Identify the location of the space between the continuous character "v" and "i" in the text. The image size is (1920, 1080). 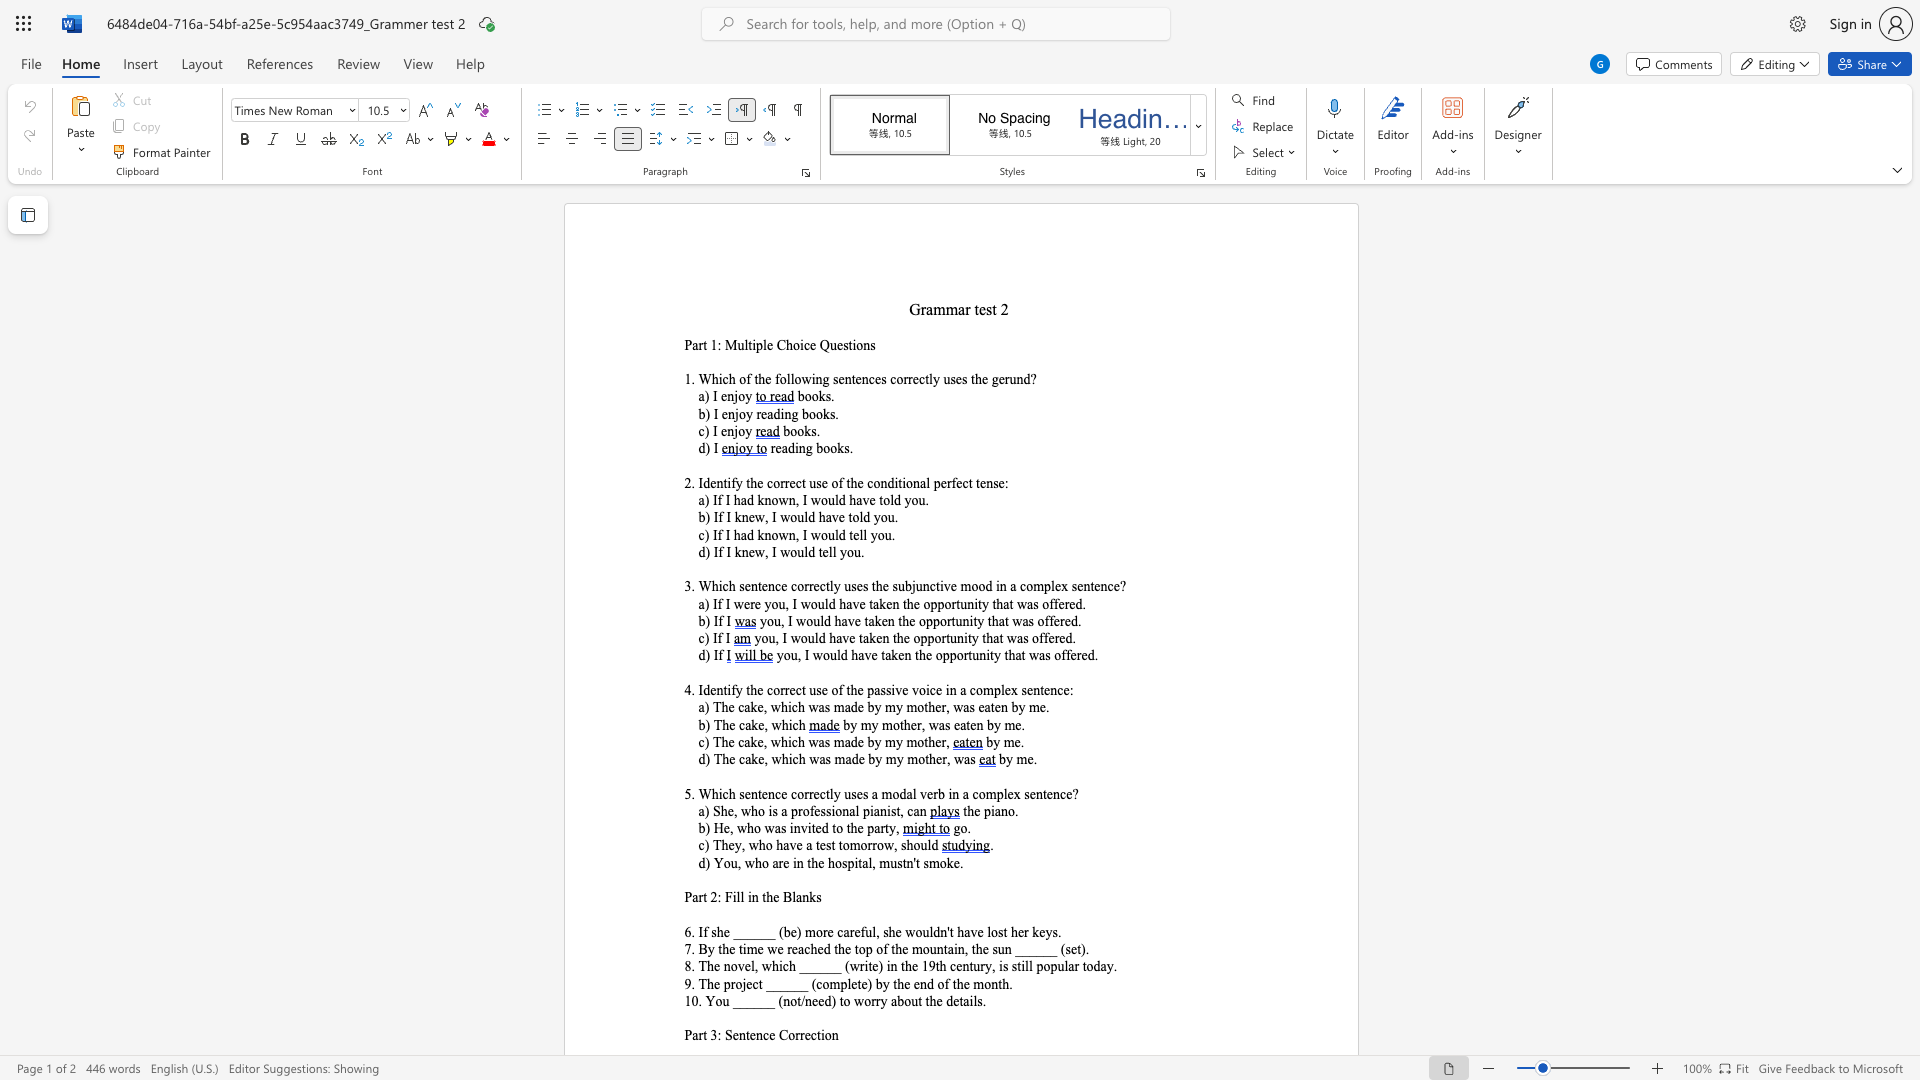
(806, 828).